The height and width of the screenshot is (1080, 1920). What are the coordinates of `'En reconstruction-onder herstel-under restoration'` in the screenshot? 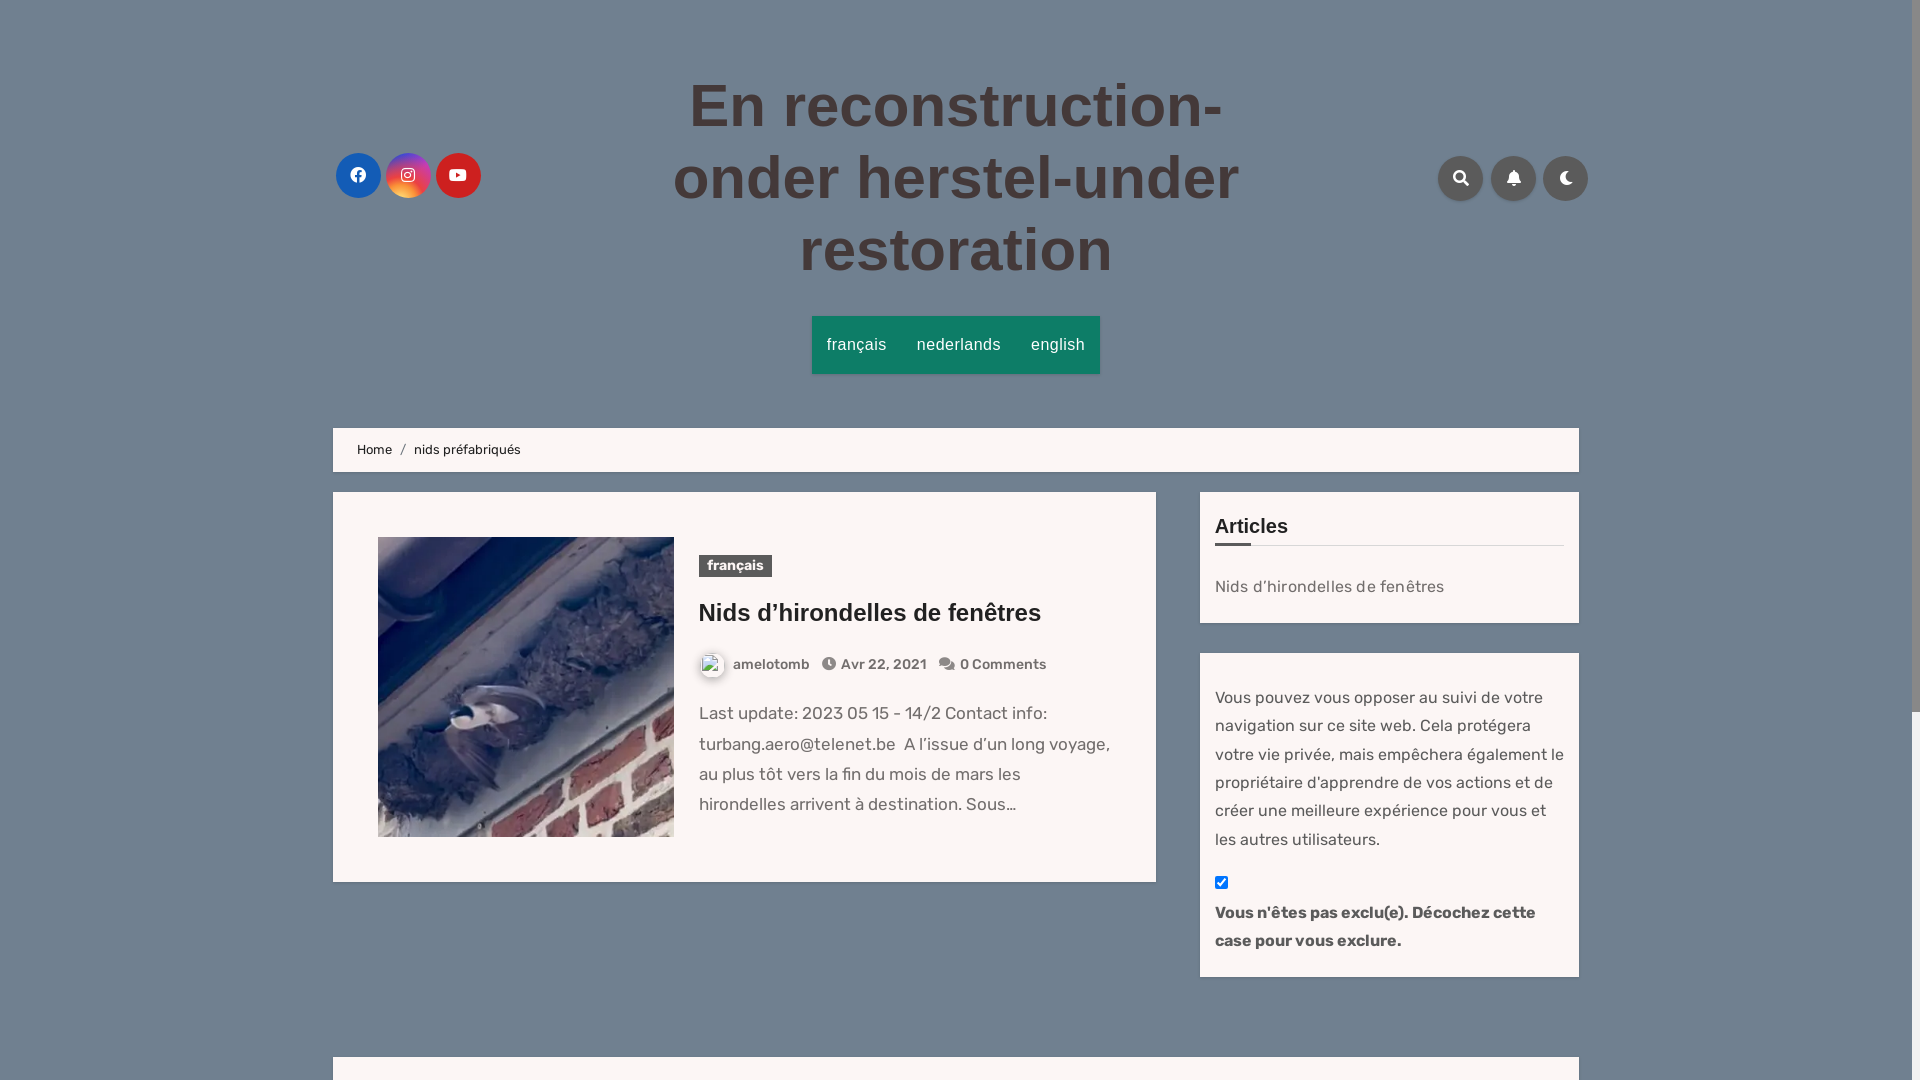 It's located at (955, 176).